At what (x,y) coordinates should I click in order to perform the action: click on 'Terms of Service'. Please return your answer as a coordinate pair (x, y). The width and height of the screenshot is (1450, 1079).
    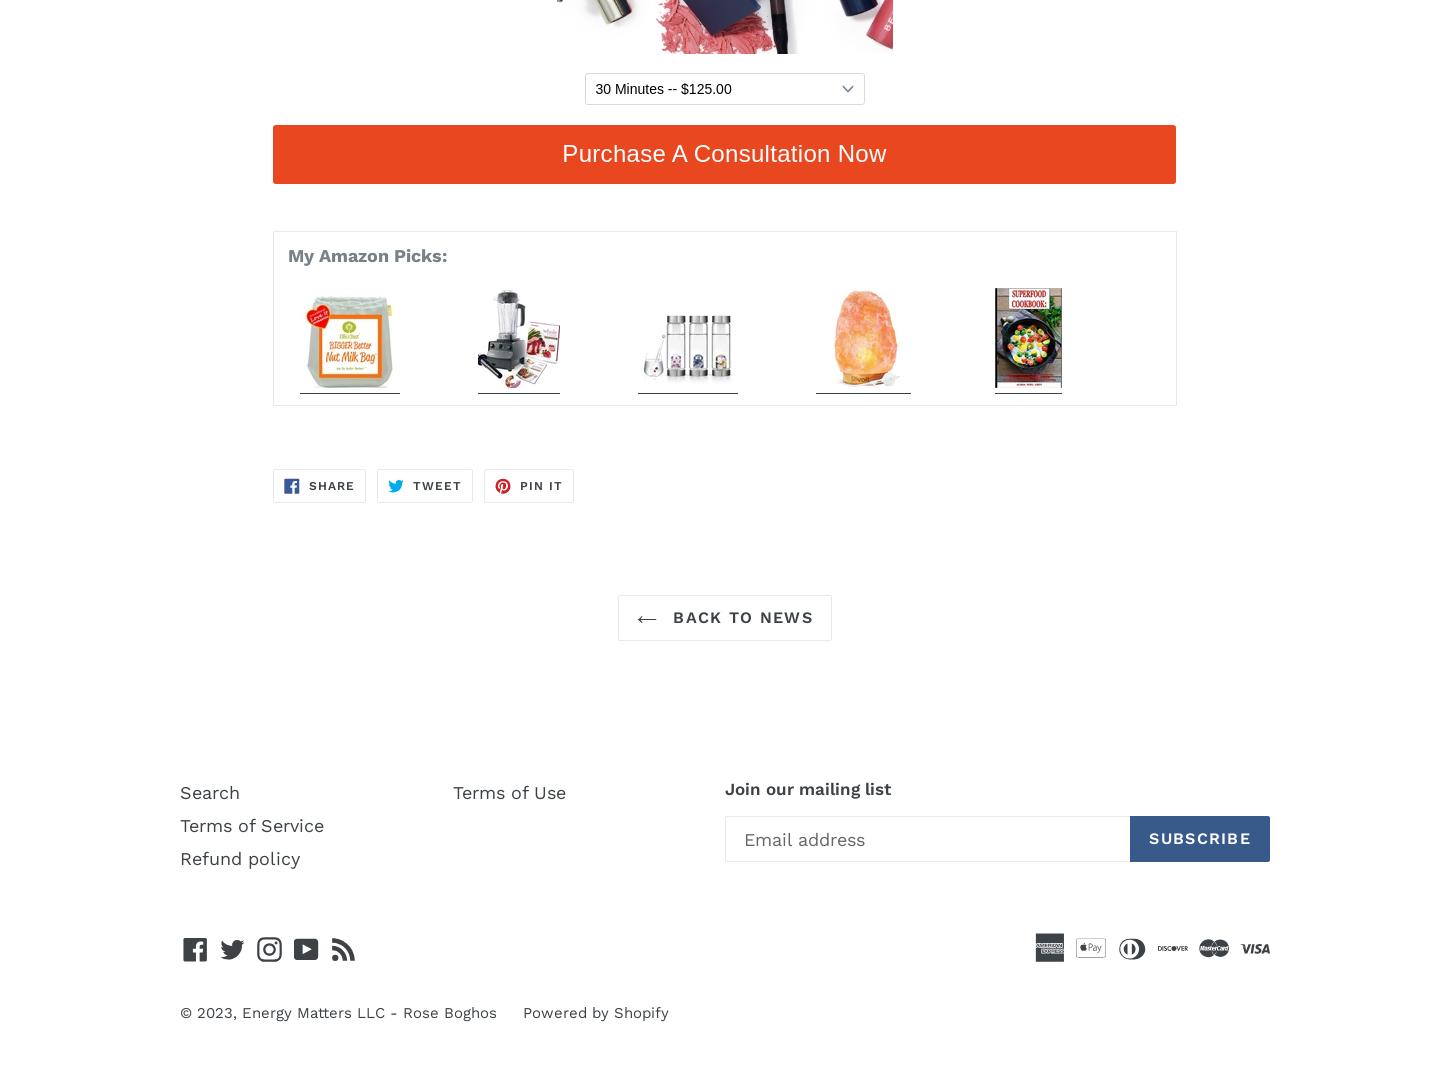
    Looking at the image, I should click on (252, 823).